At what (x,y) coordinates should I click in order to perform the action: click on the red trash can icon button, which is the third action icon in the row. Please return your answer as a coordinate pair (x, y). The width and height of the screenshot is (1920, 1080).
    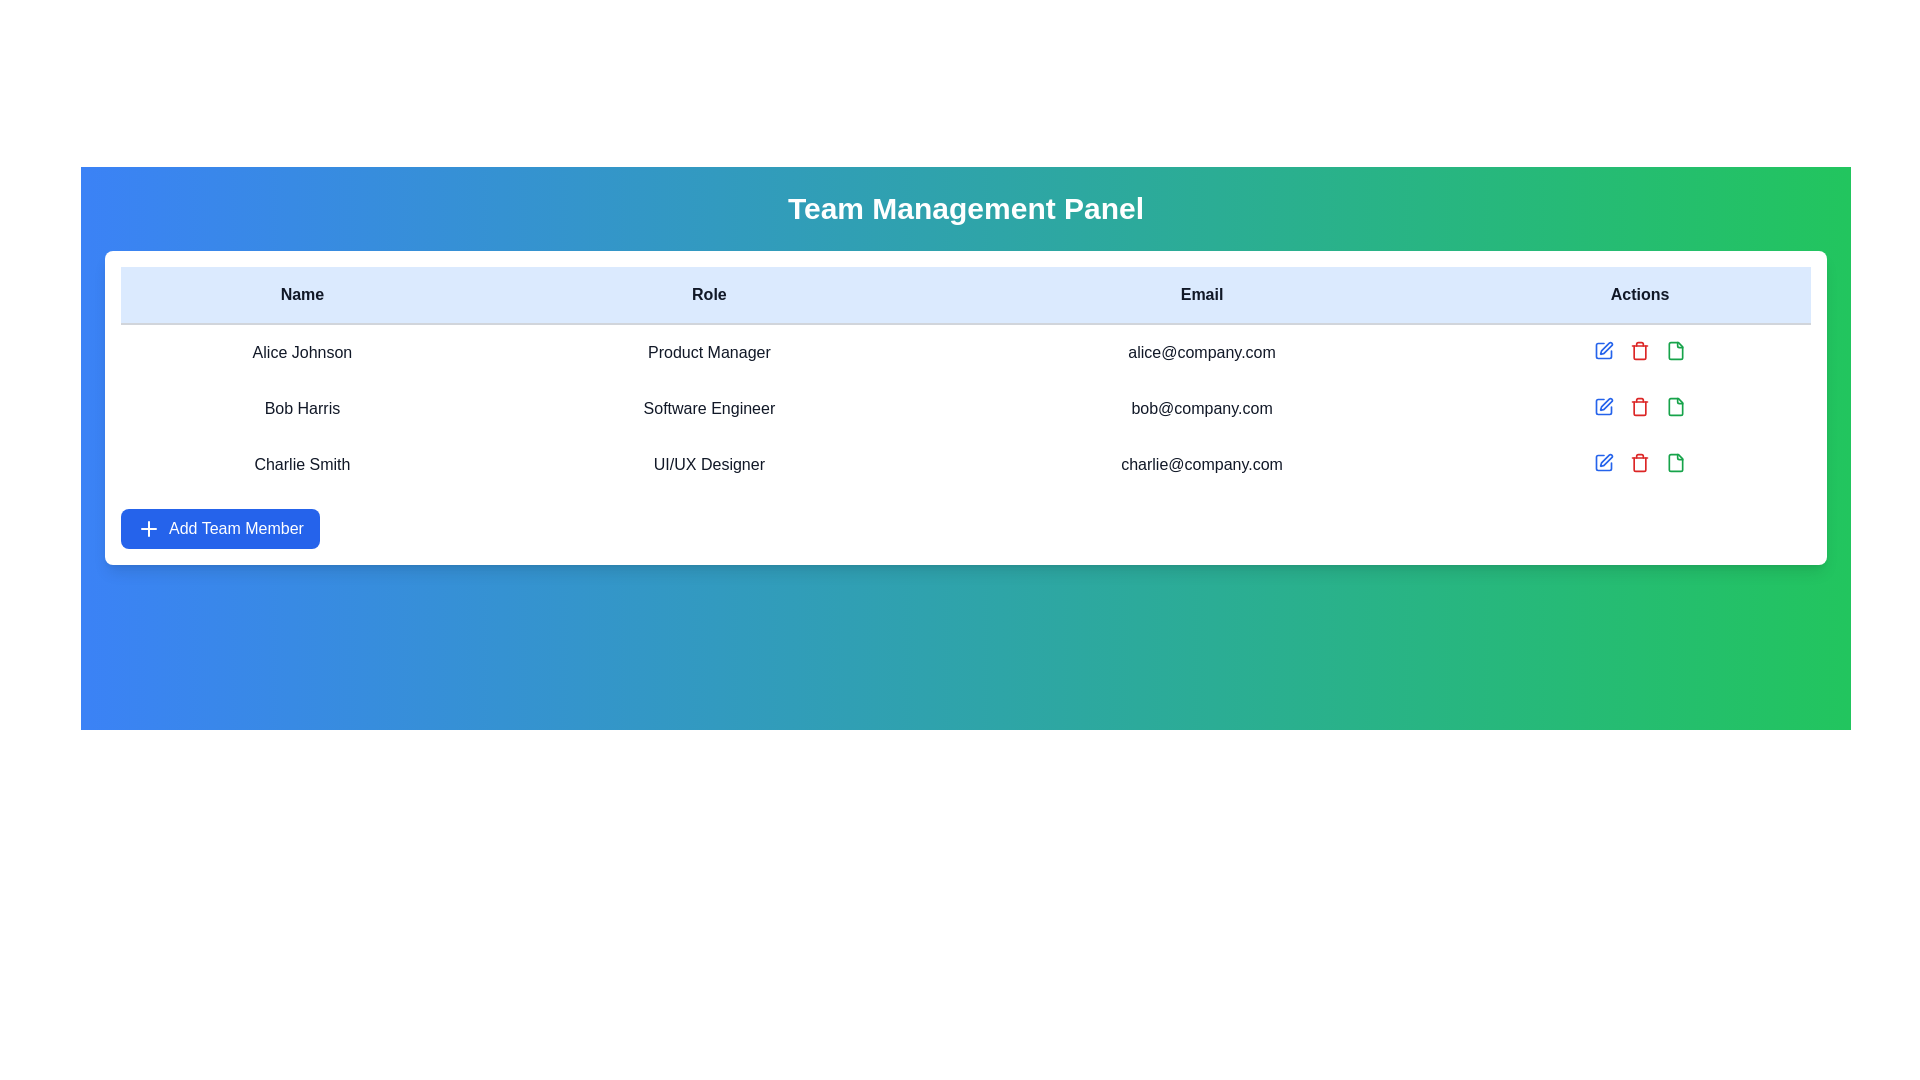
    Looking at the image, I should click on (1640, 350).